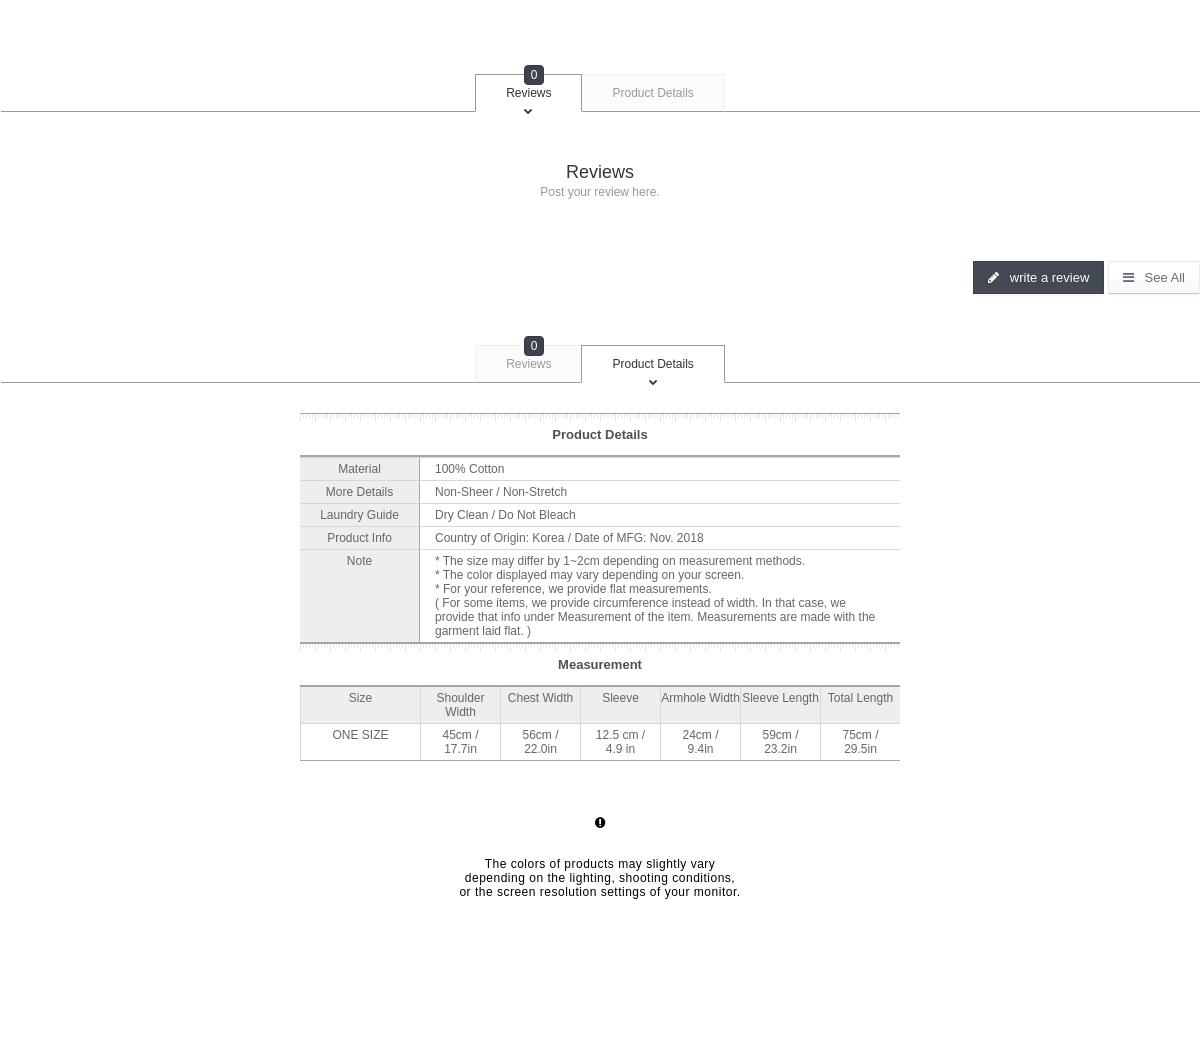 The width and height of the screenshot is (1200, 1046). What do you see at coordinates (620, 745) in the screenshot?
I see `'4.9 in'` at bounding box center [620, 745].